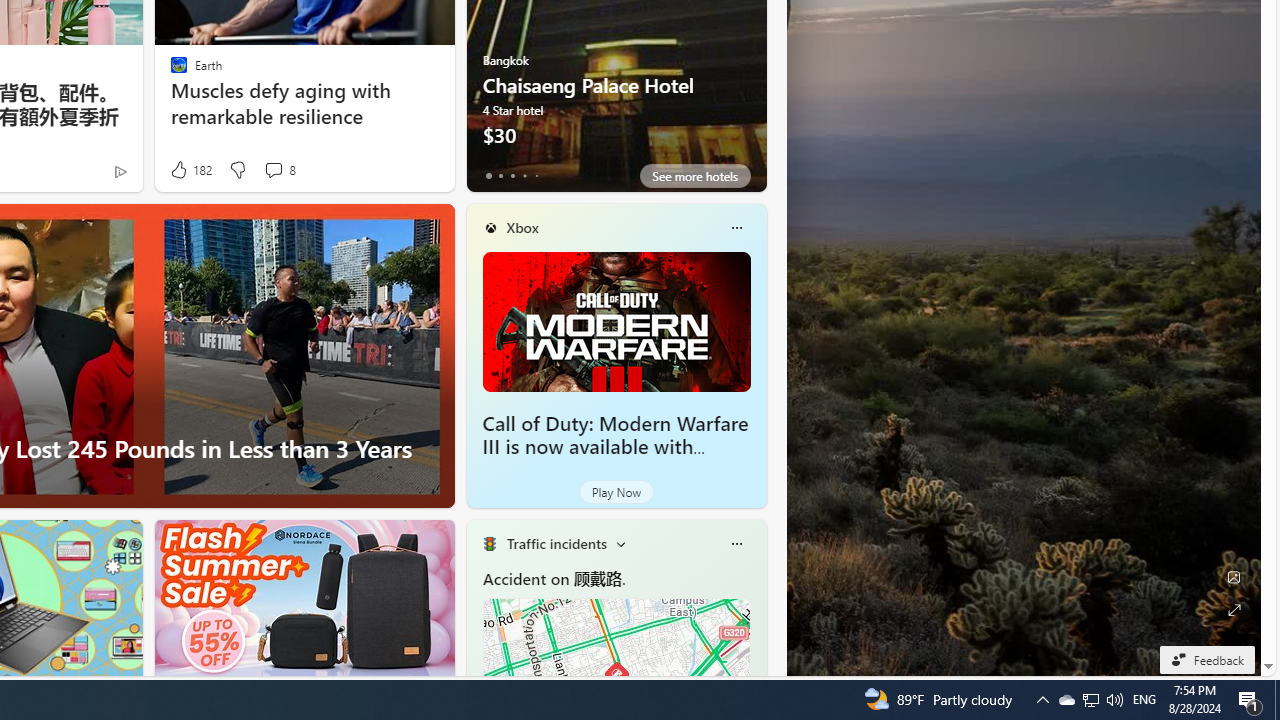  I want to click on 'tab-4', so click(536, 175).